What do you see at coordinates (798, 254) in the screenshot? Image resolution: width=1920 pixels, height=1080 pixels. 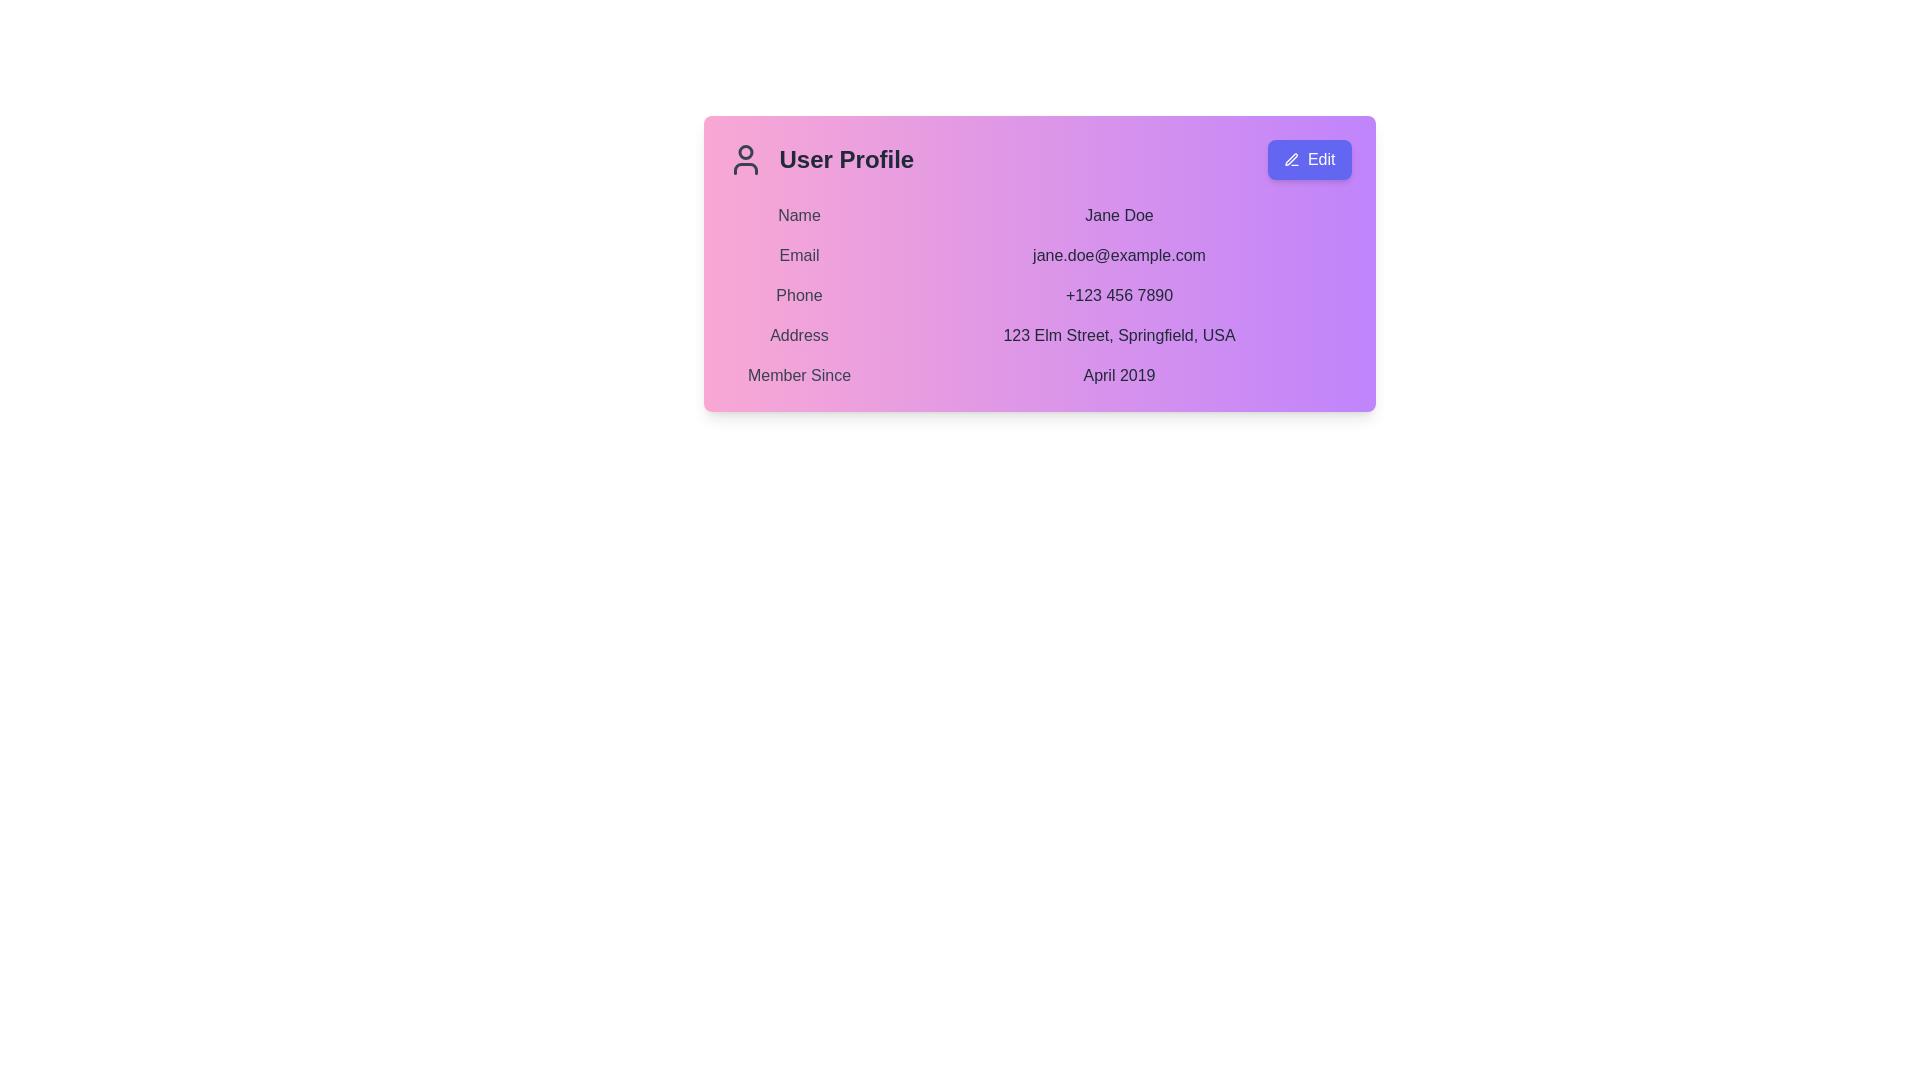 I see `the 'Email' label, which is styled with a medium bold gray font and located to the left of the value 'jane.doe@example.com' in the user profile card` at bounding box center [798, 254].